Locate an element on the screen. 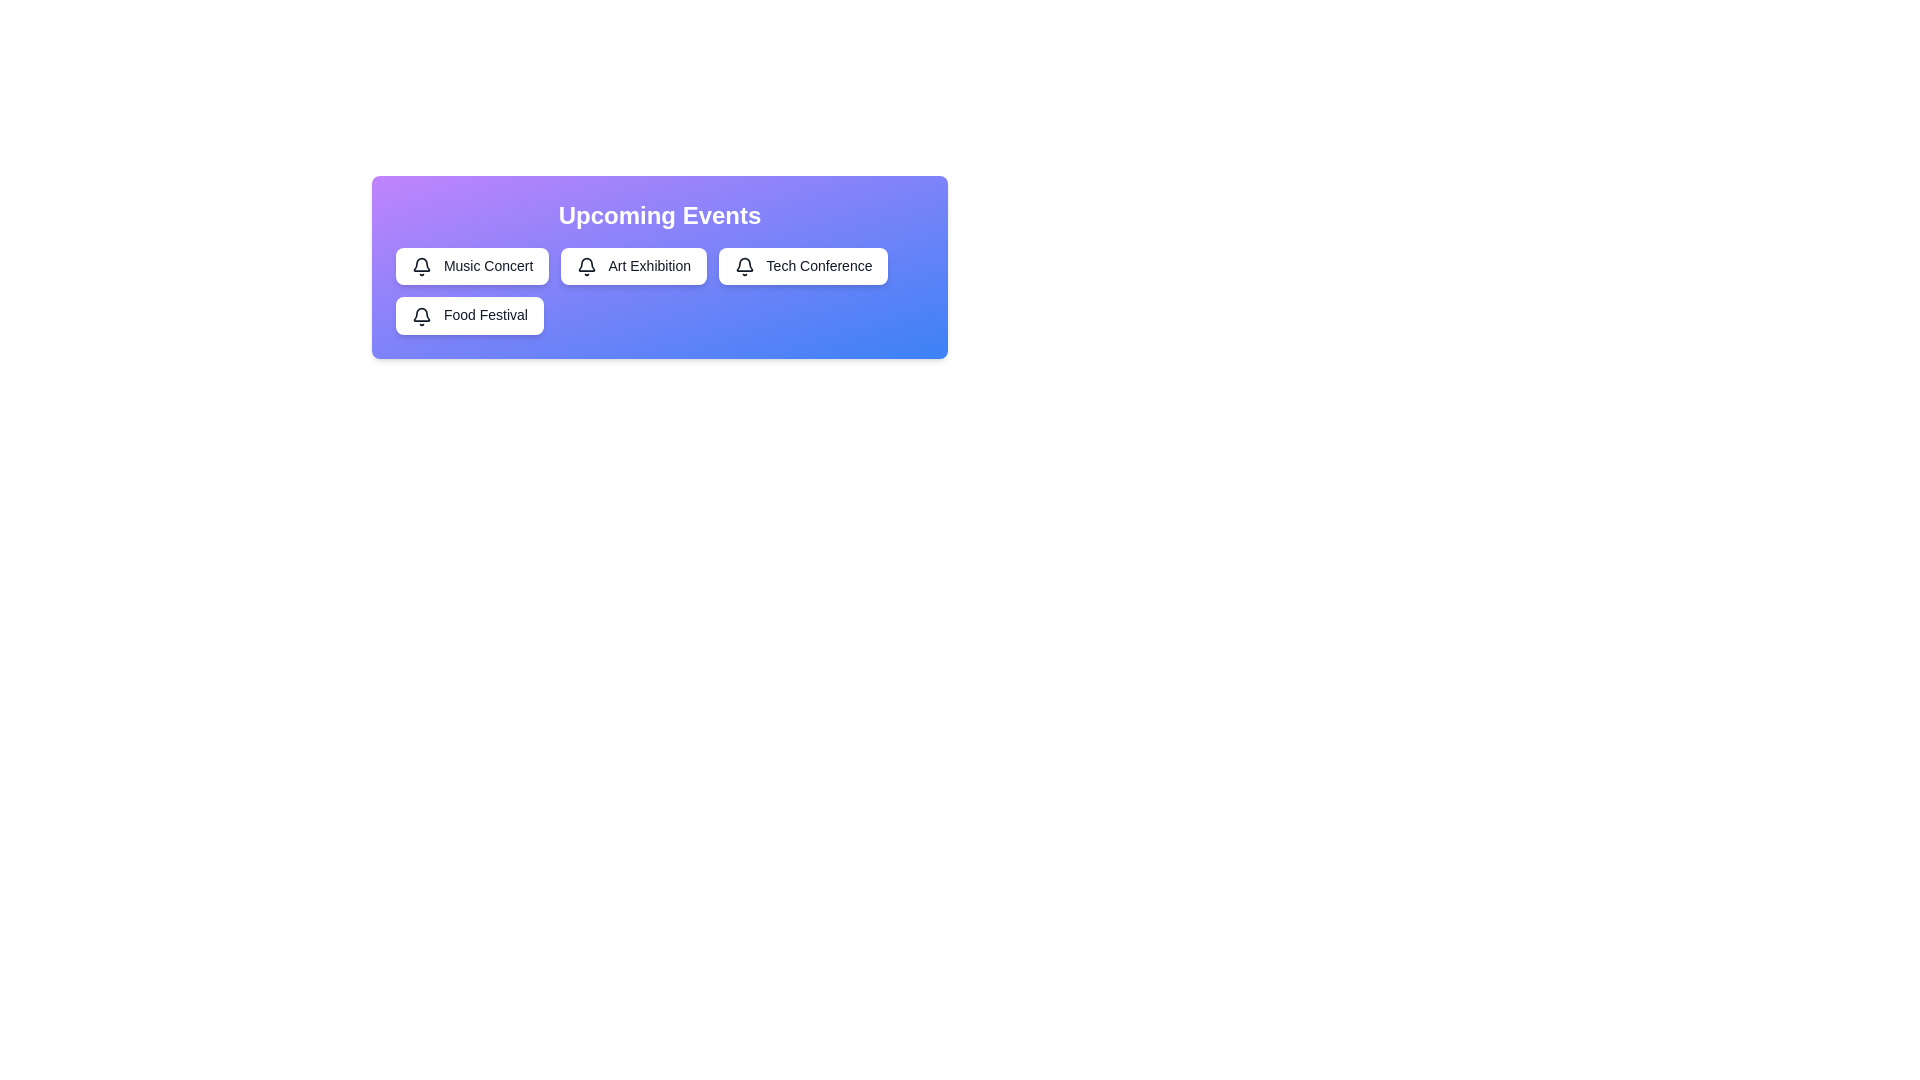 Image resolution: width=1920 pixels, height=1080 pixels. the event Art Exhibition by clicking its corresponding chip is located at coordinates (633, 265).